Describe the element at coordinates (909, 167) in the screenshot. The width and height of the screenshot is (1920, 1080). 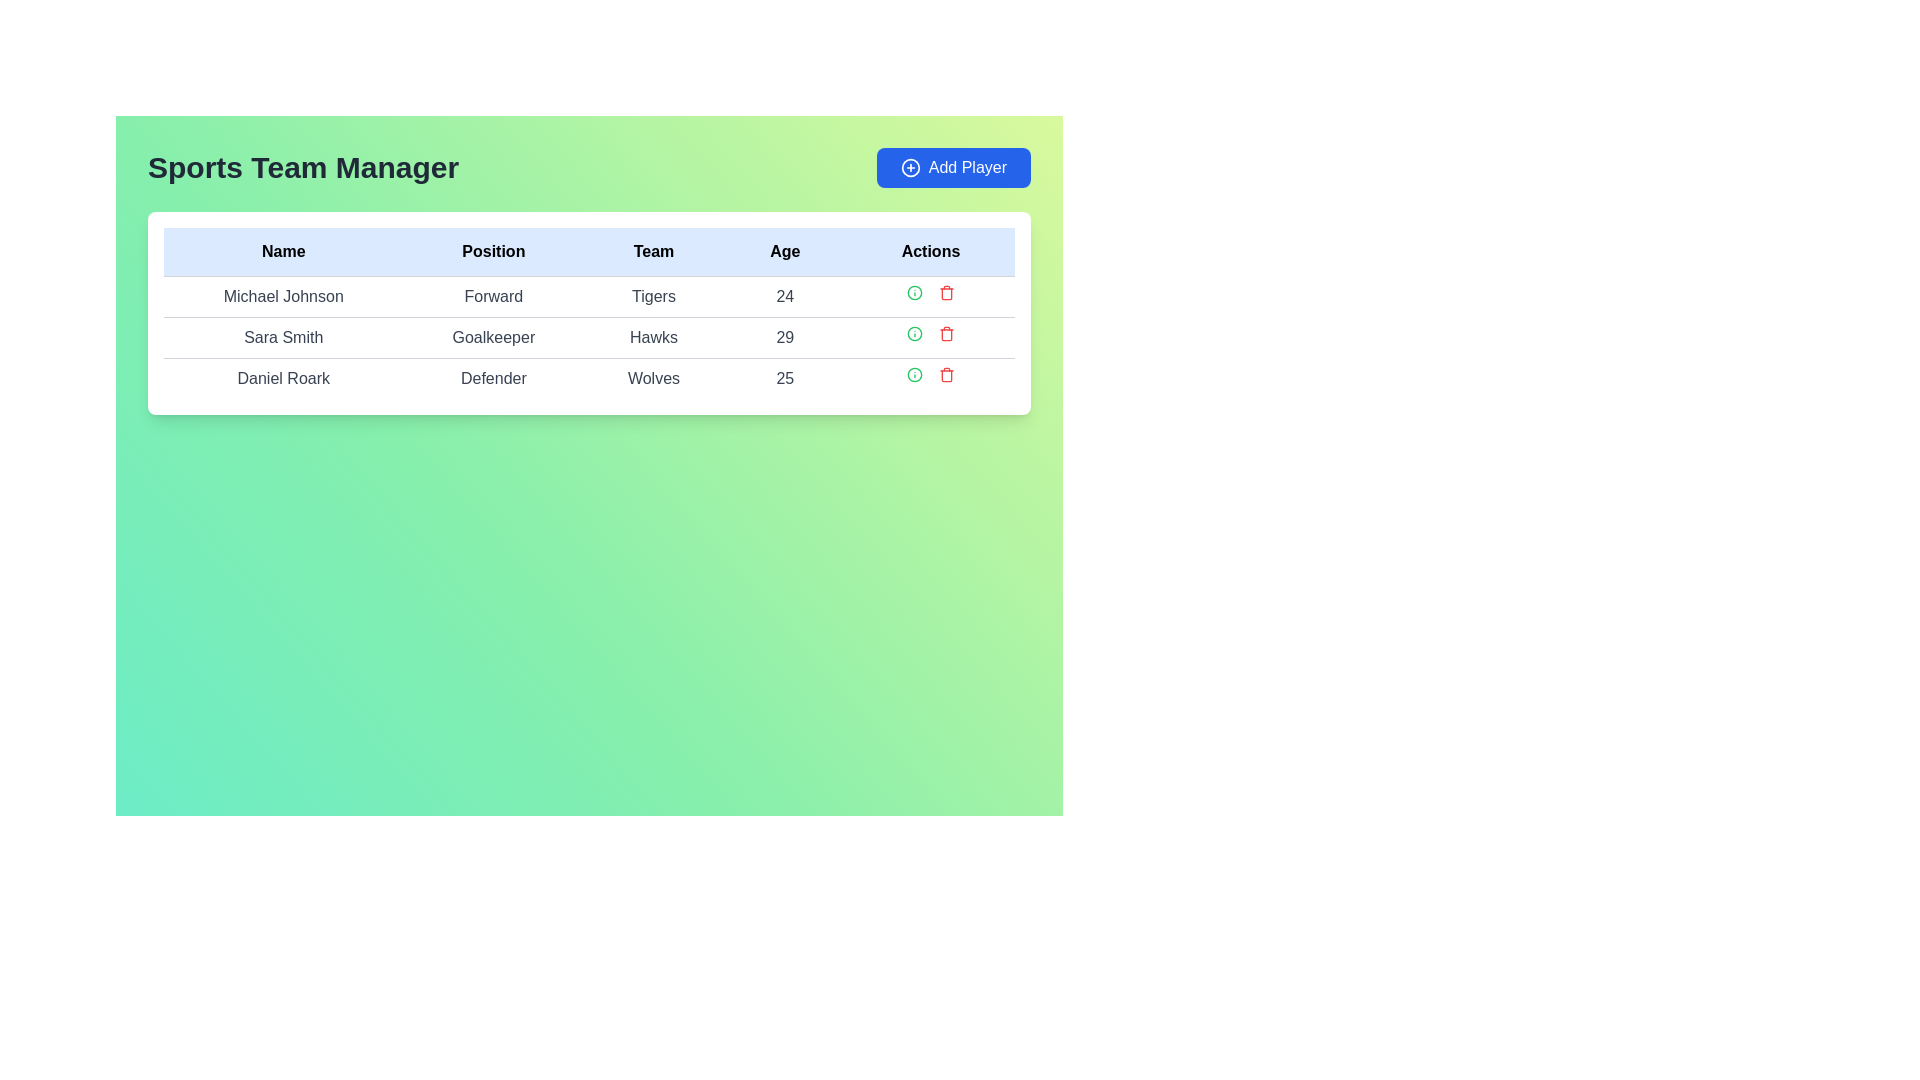
I see `the icon located to the left of the 'Add Player' text on the button at the top-right portion of the interface` at that location.